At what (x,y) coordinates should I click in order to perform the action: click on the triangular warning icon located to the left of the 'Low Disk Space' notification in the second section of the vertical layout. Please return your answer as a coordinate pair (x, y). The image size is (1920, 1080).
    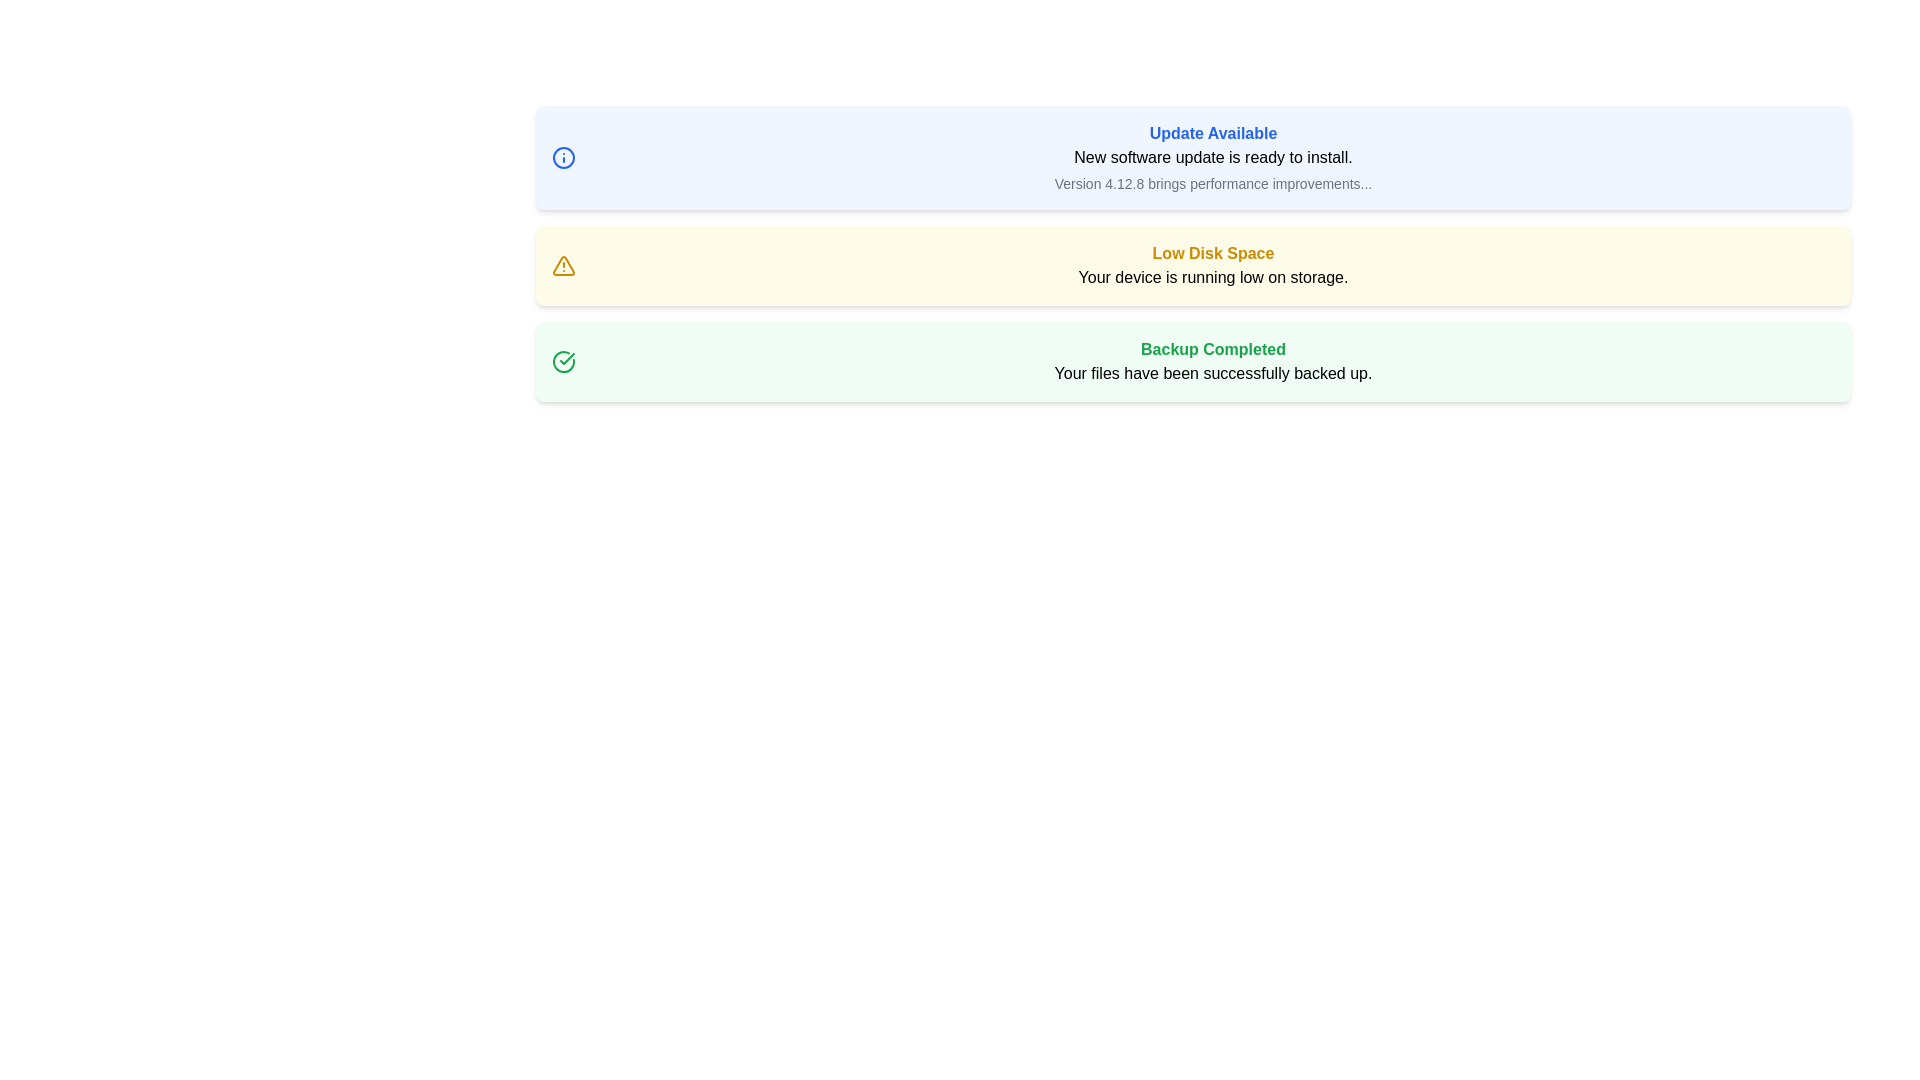
    Looking at the image, I should click on (562, 265).